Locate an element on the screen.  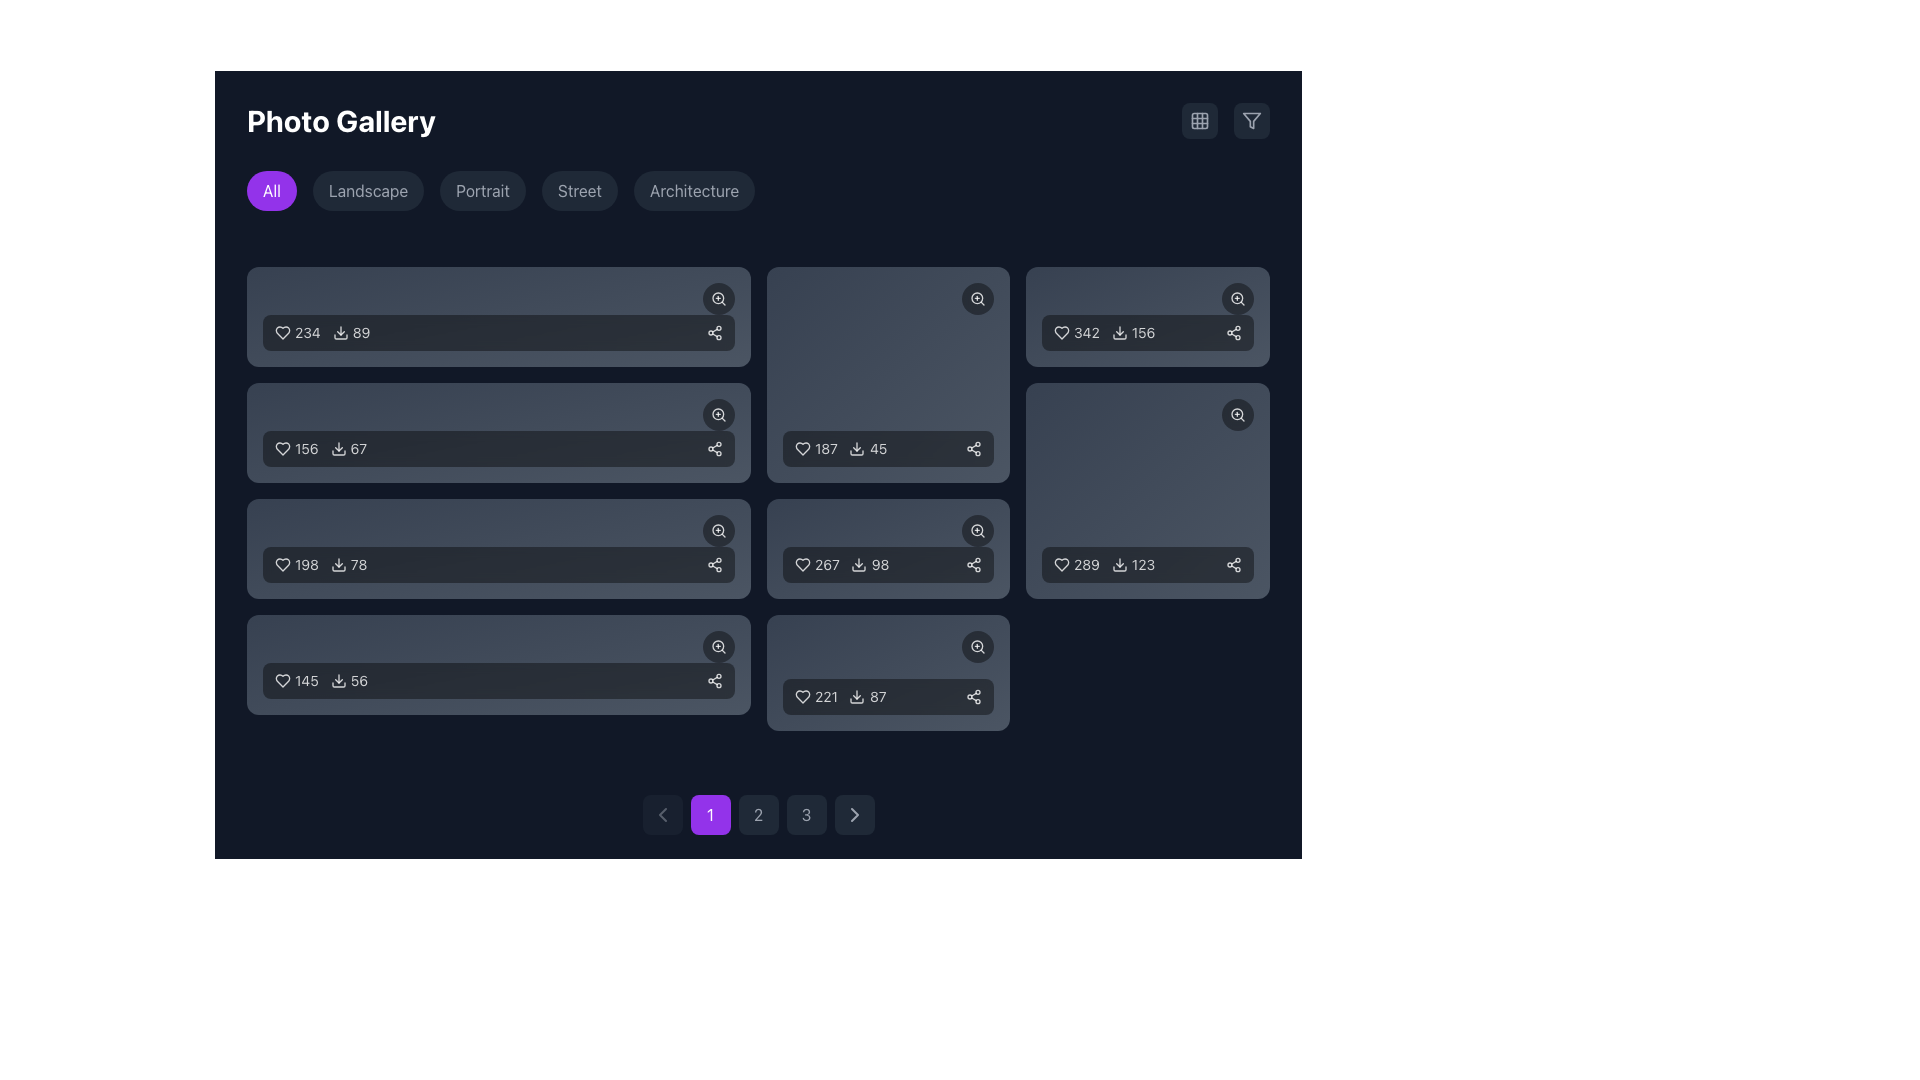
the circular graphic element that is part of the zoom-in icon group located in the bottom-right corner of the card showing '221 likes and 87 downloads.' is located at coordinates (977, 646).